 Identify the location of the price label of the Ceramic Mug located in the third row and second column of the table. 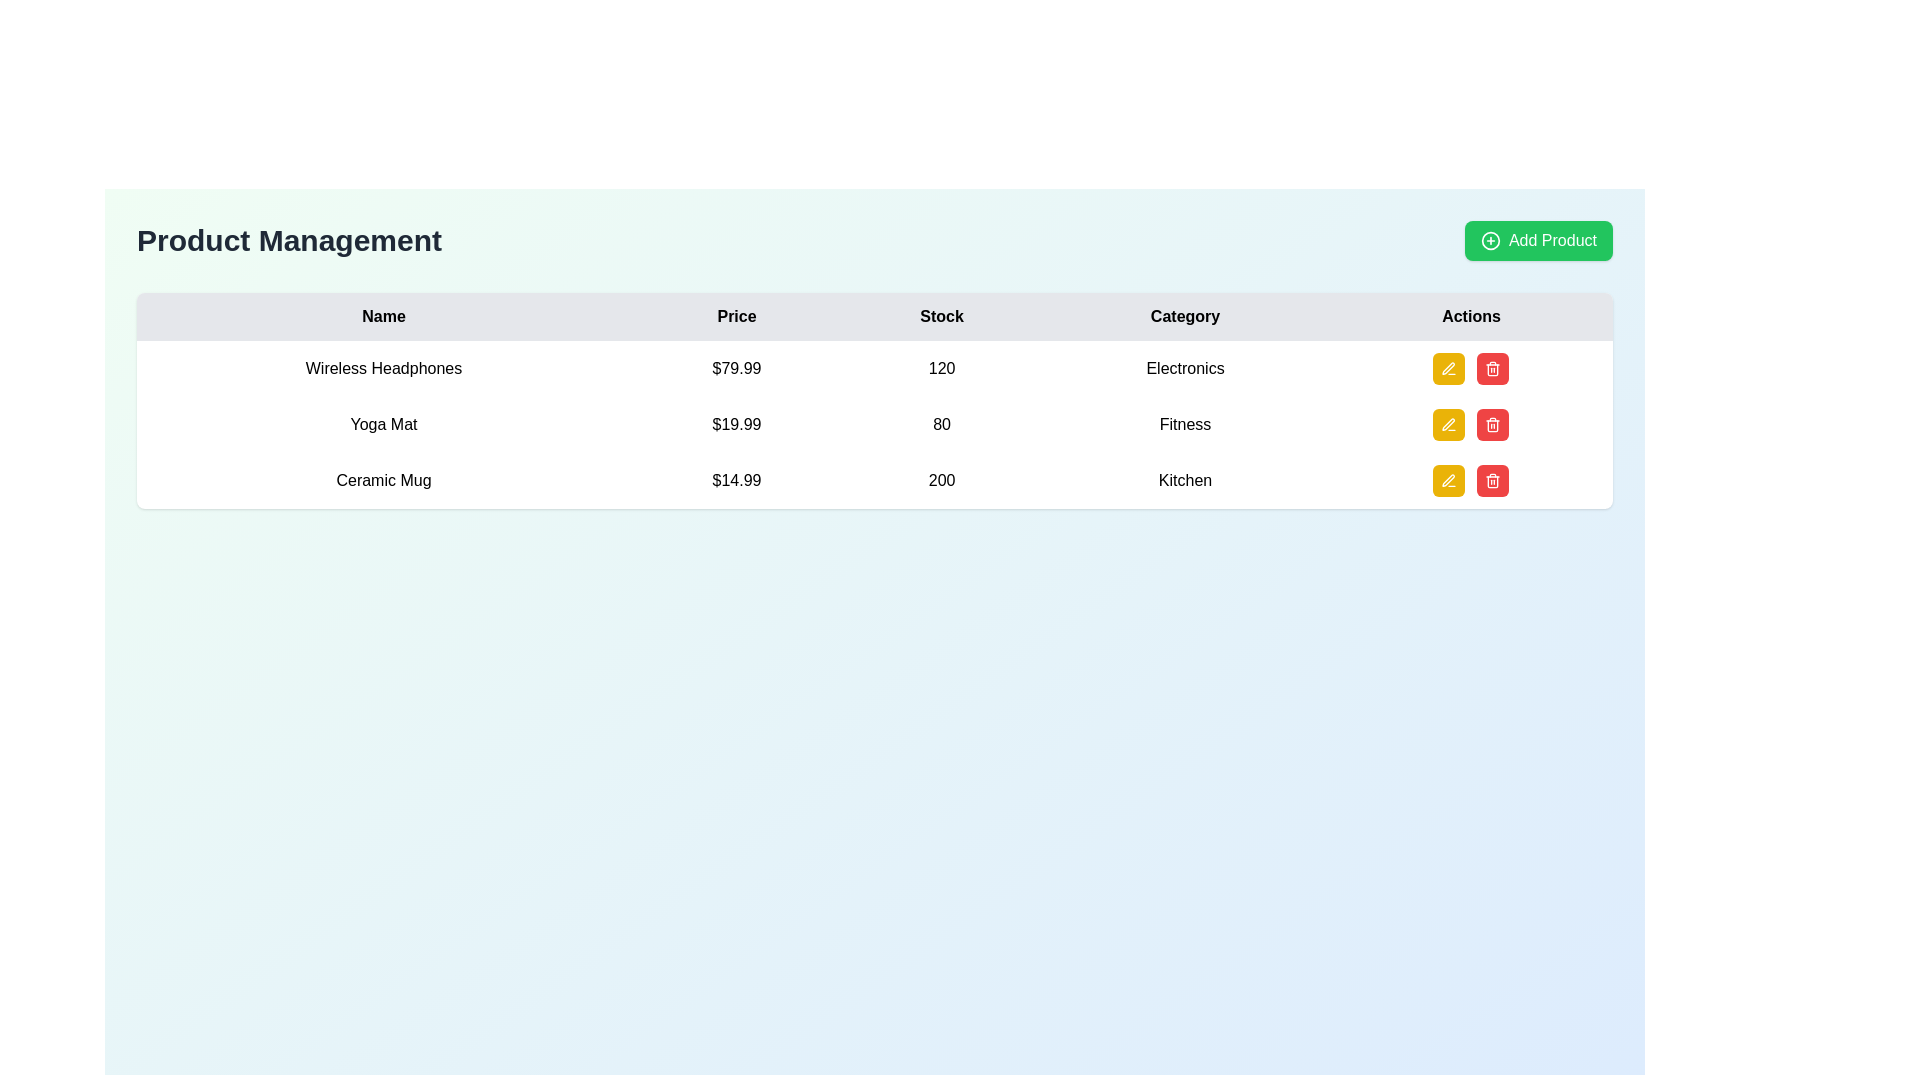
(736, 481).